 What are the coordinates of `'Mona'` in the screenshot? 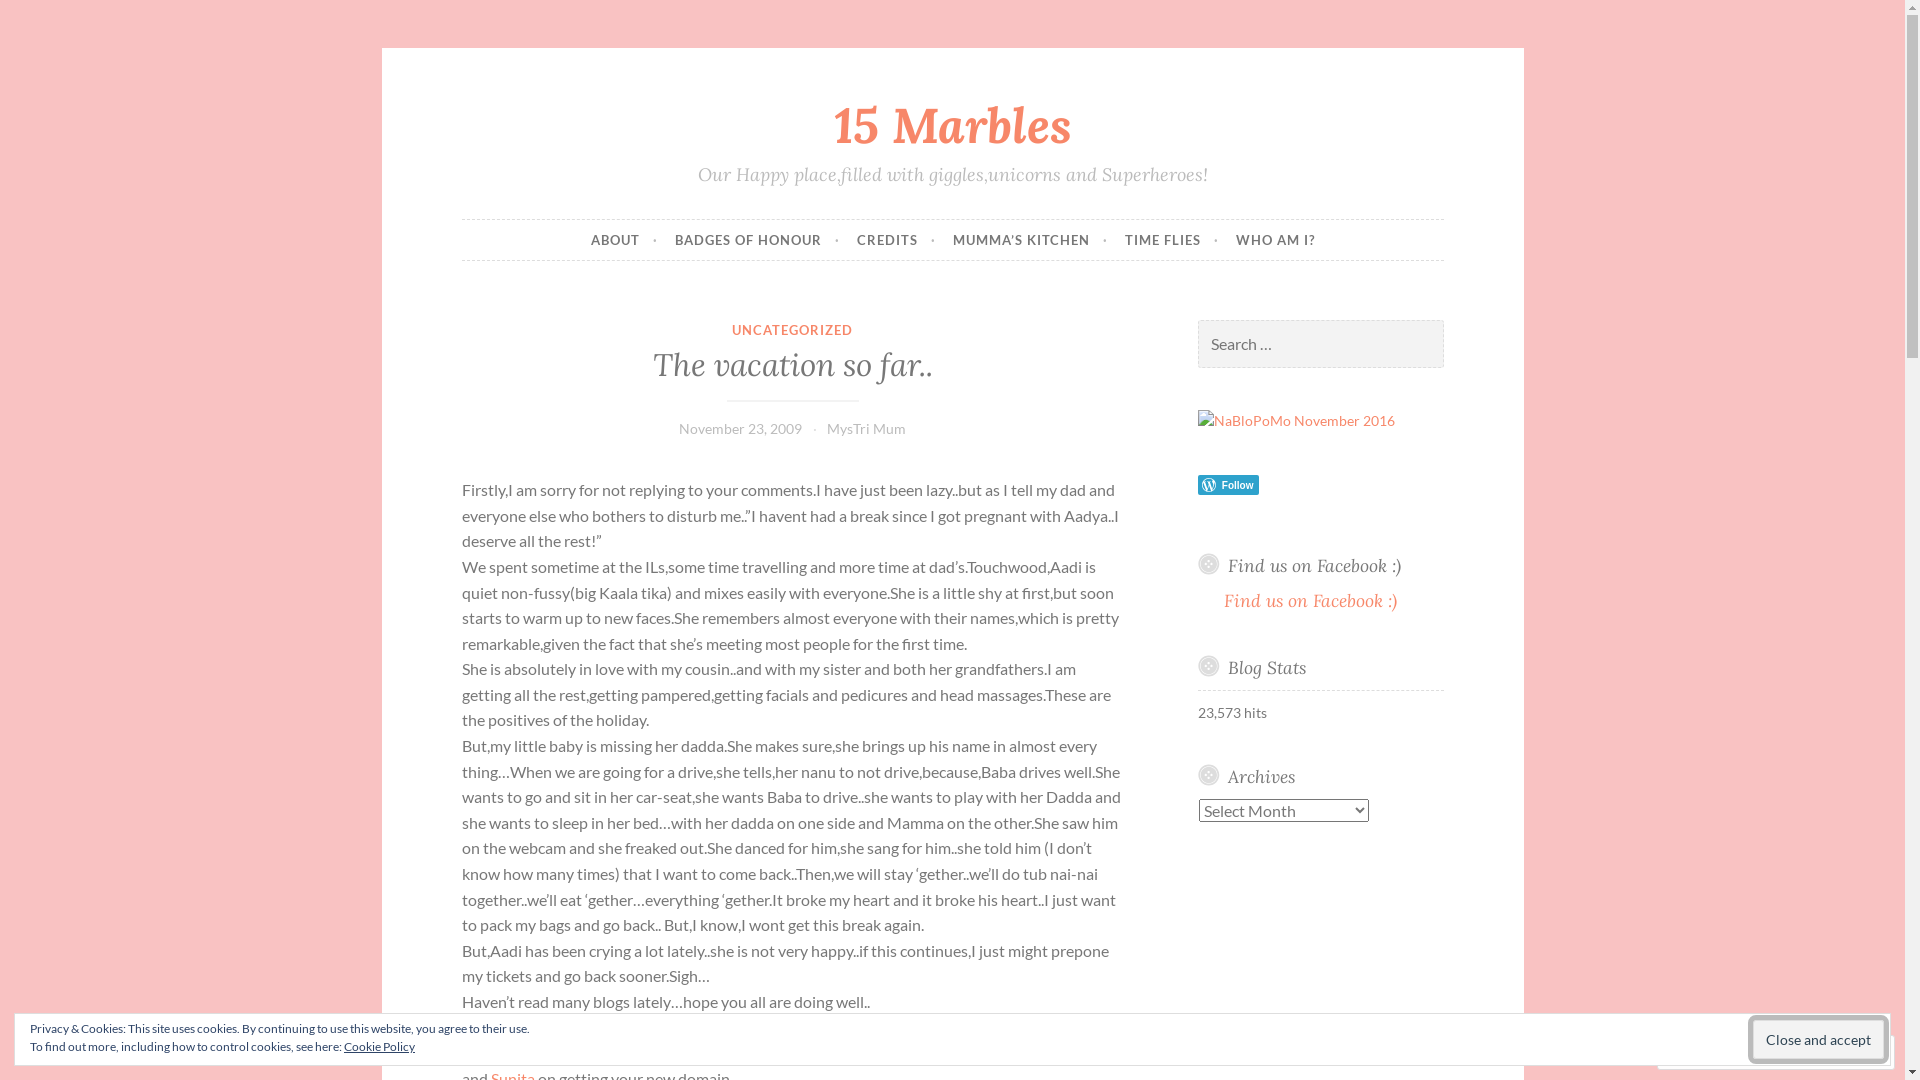 It's located at (548, 1027).